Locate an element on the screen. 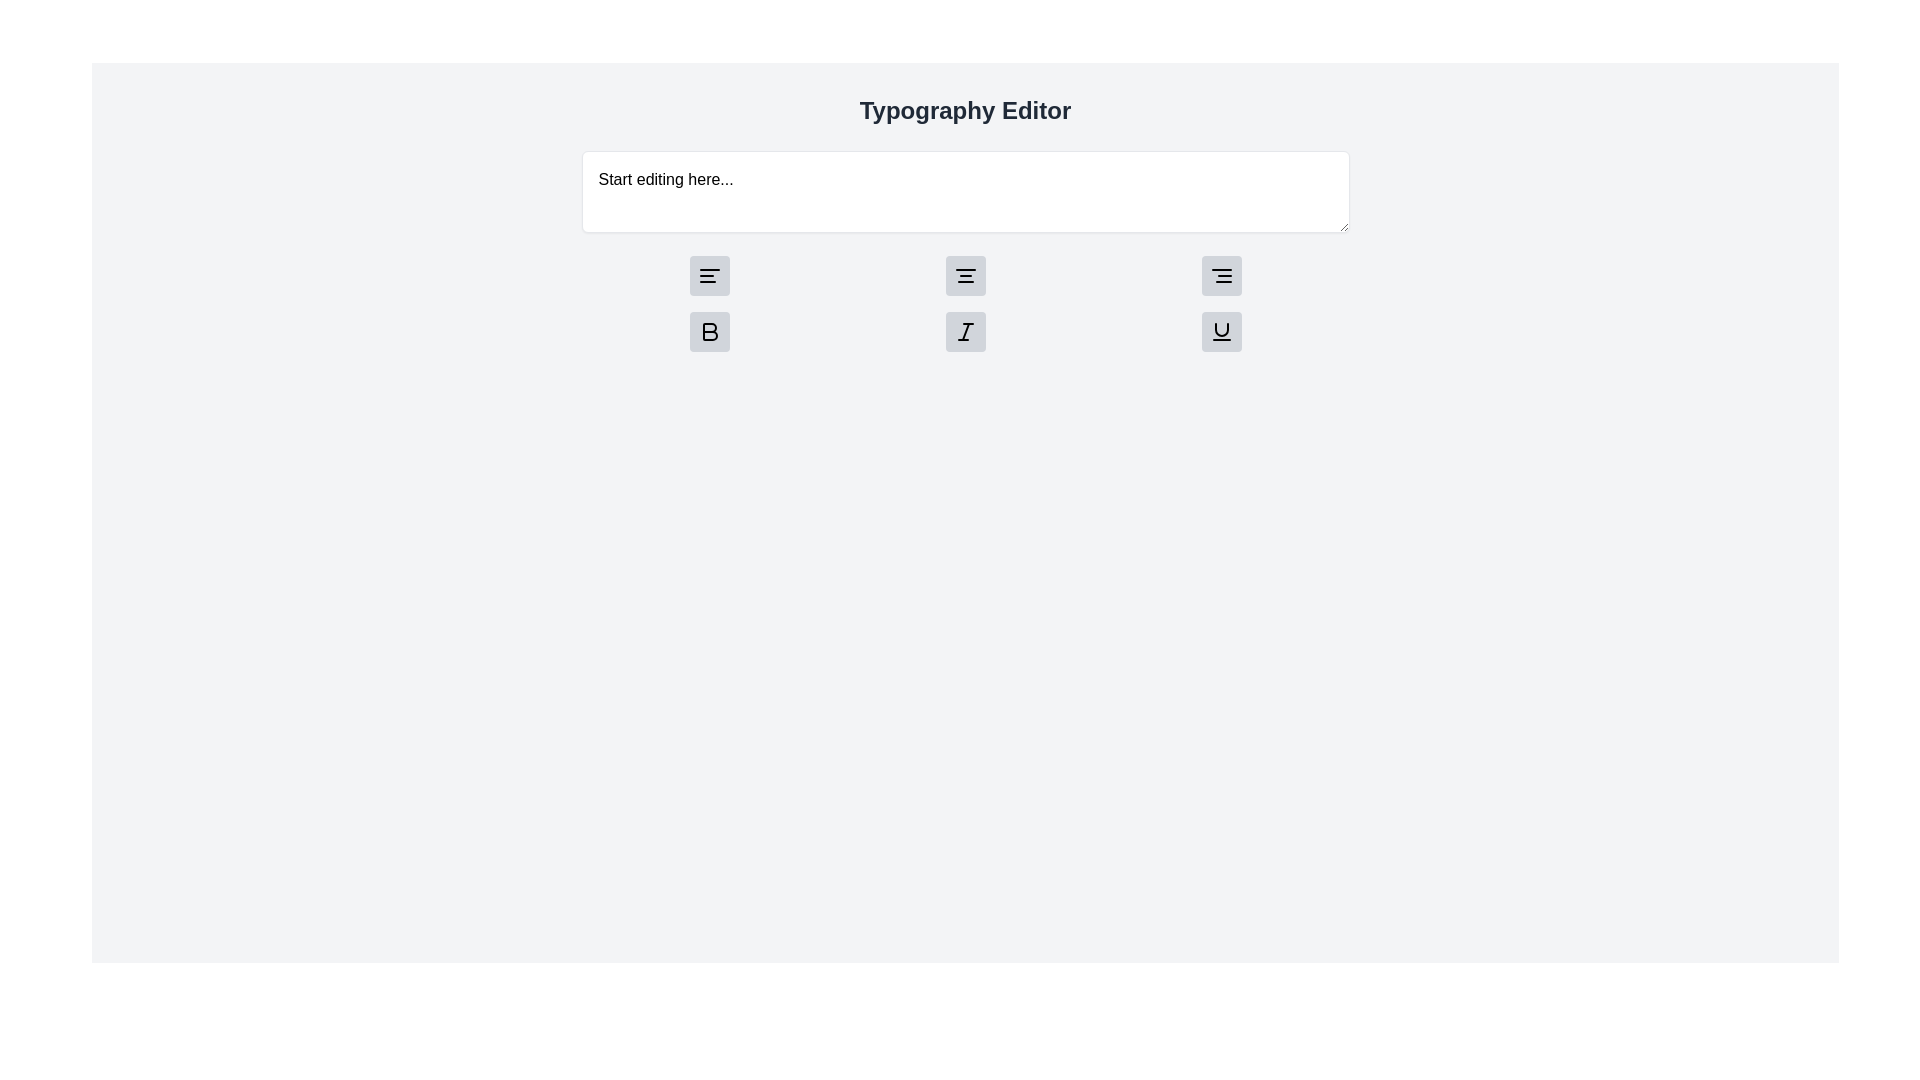  the centered alignment button with a gray background and icon depicting three horizontal lines is located at coordinates (965, 250).